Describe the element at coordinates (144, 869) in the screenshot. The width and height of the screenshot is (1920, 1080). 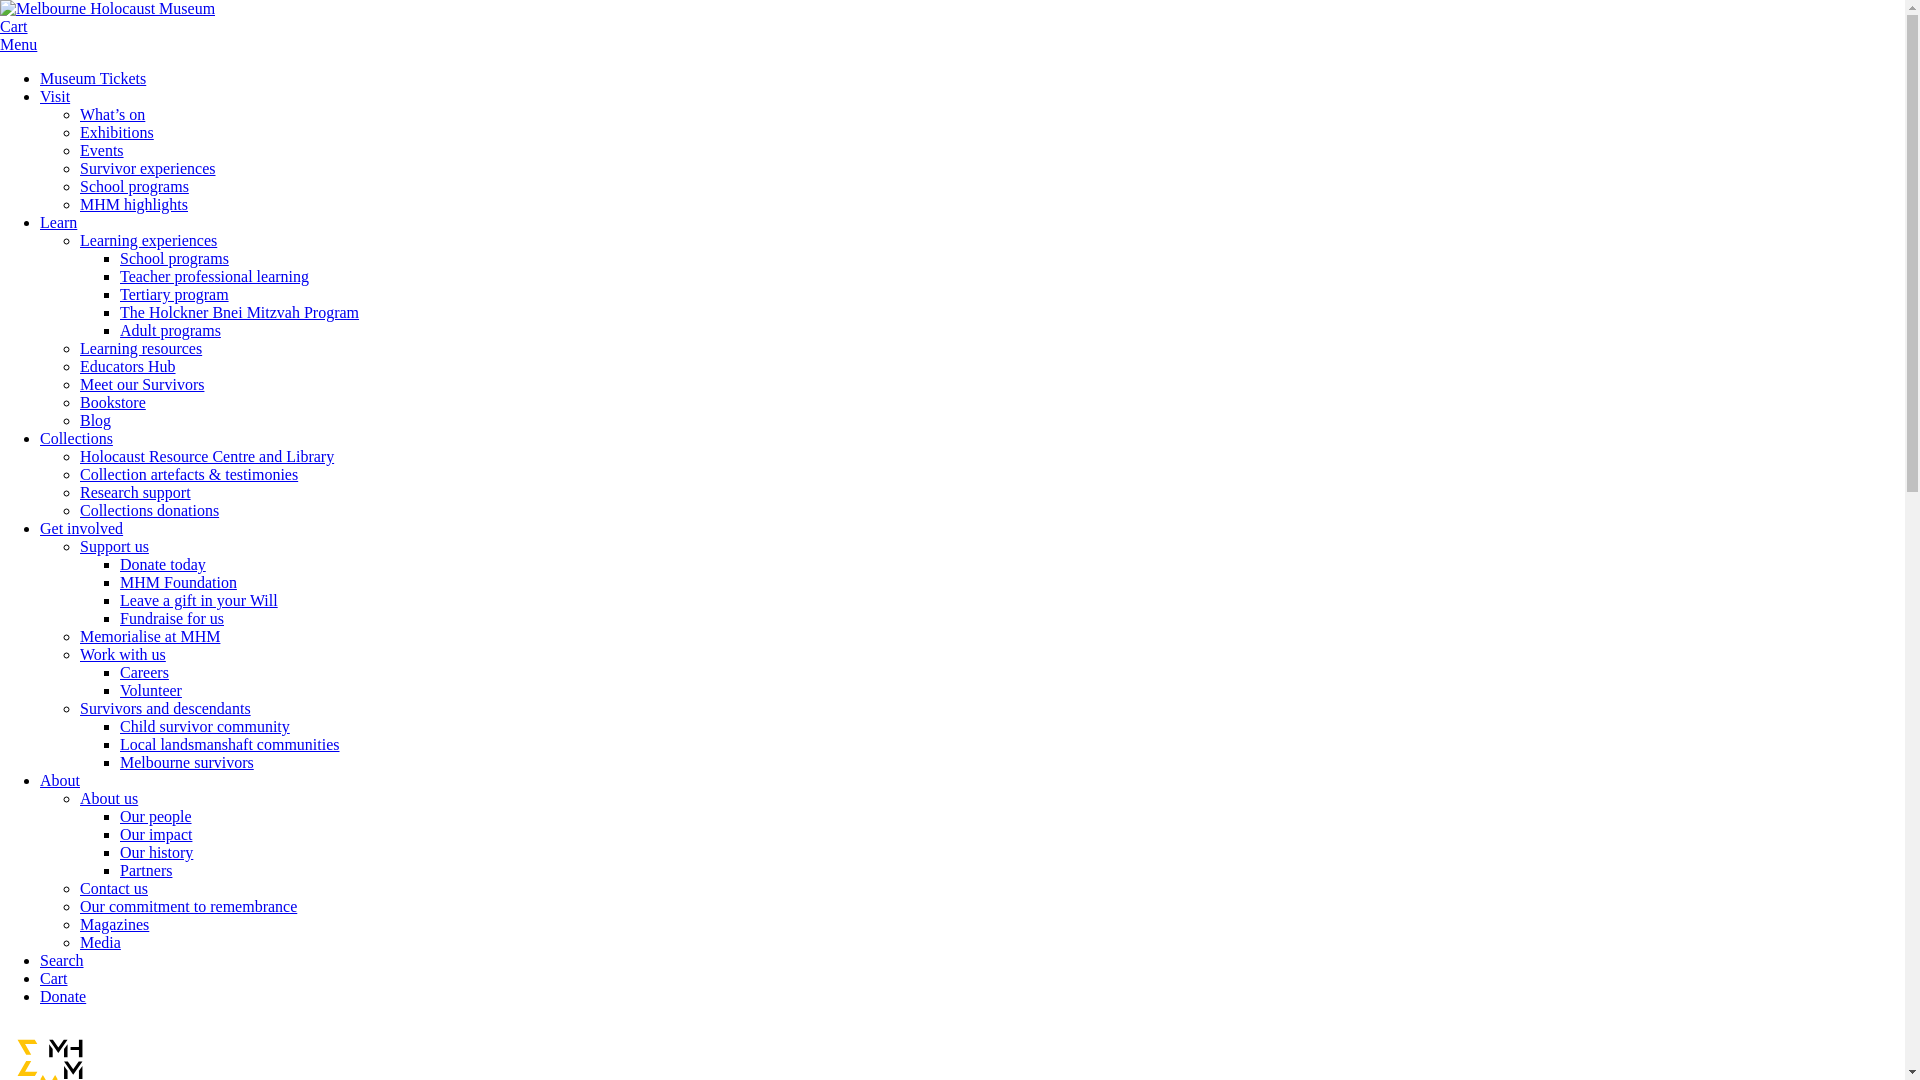
I see `'Partners'` at that location.